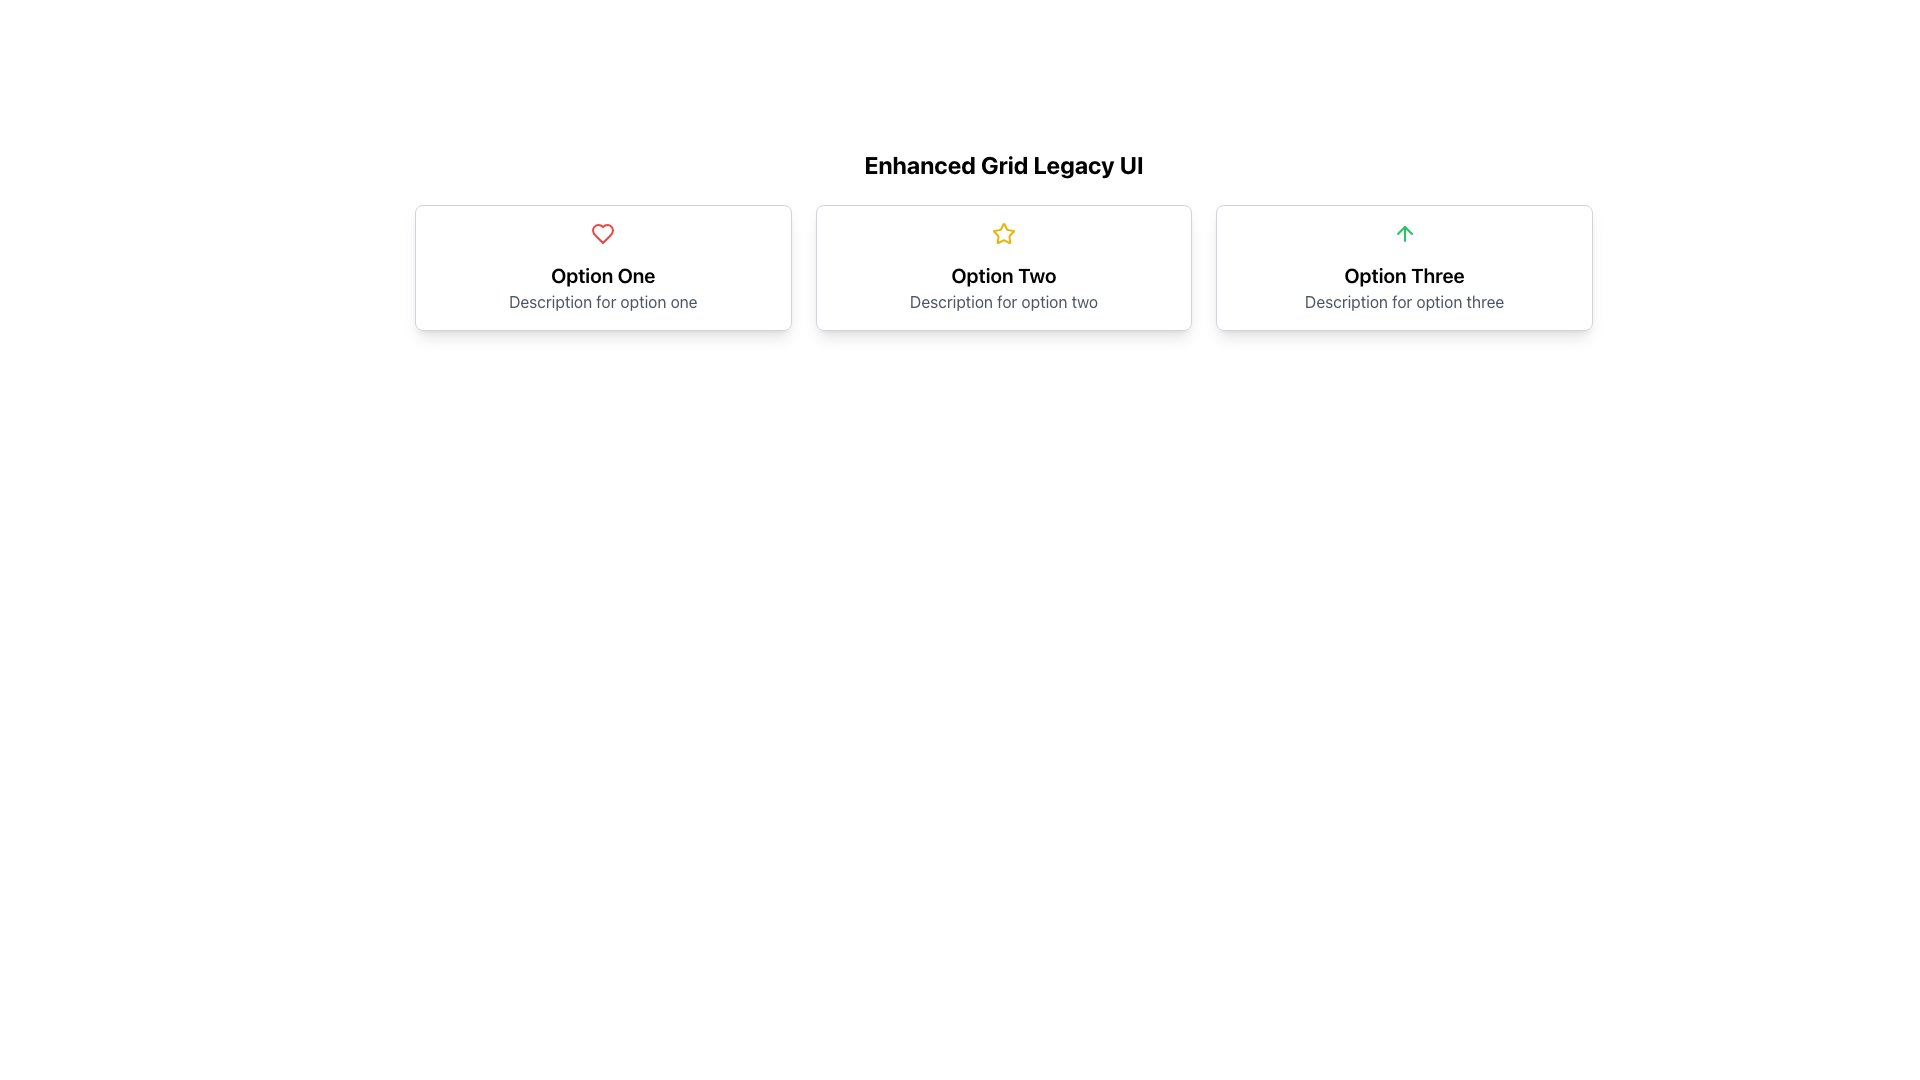 The image size is (1920, 1080). What do you see at coordinates (1003, 276) in the screenshot?
I see `the 'Option Two' text label, which serves as a title within the UI and is positioned below a star icon and above a smaller description text` at bounding box center [1003, 276].